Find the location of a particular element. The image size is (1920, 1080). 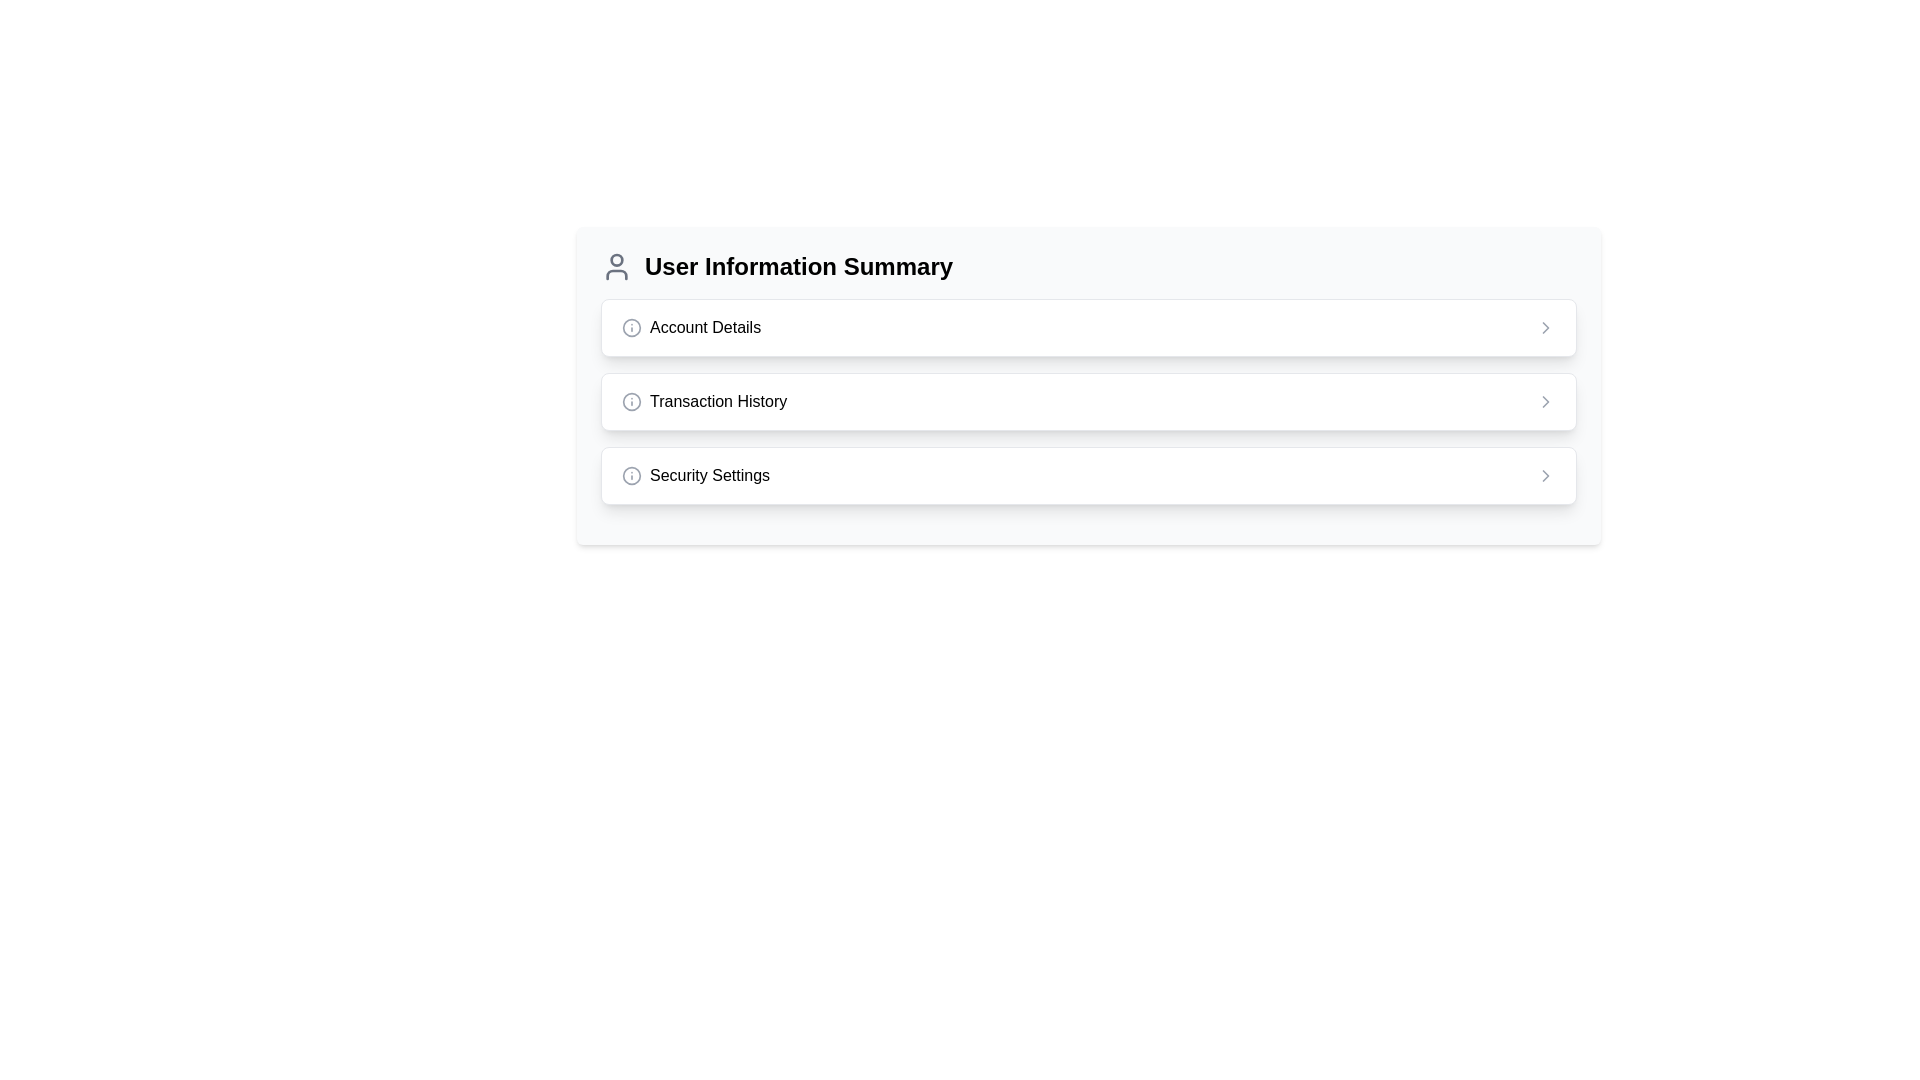

the Chevron-Right icon located at the far right of the 'Account Details' row is located at coordinates (1544, 326).